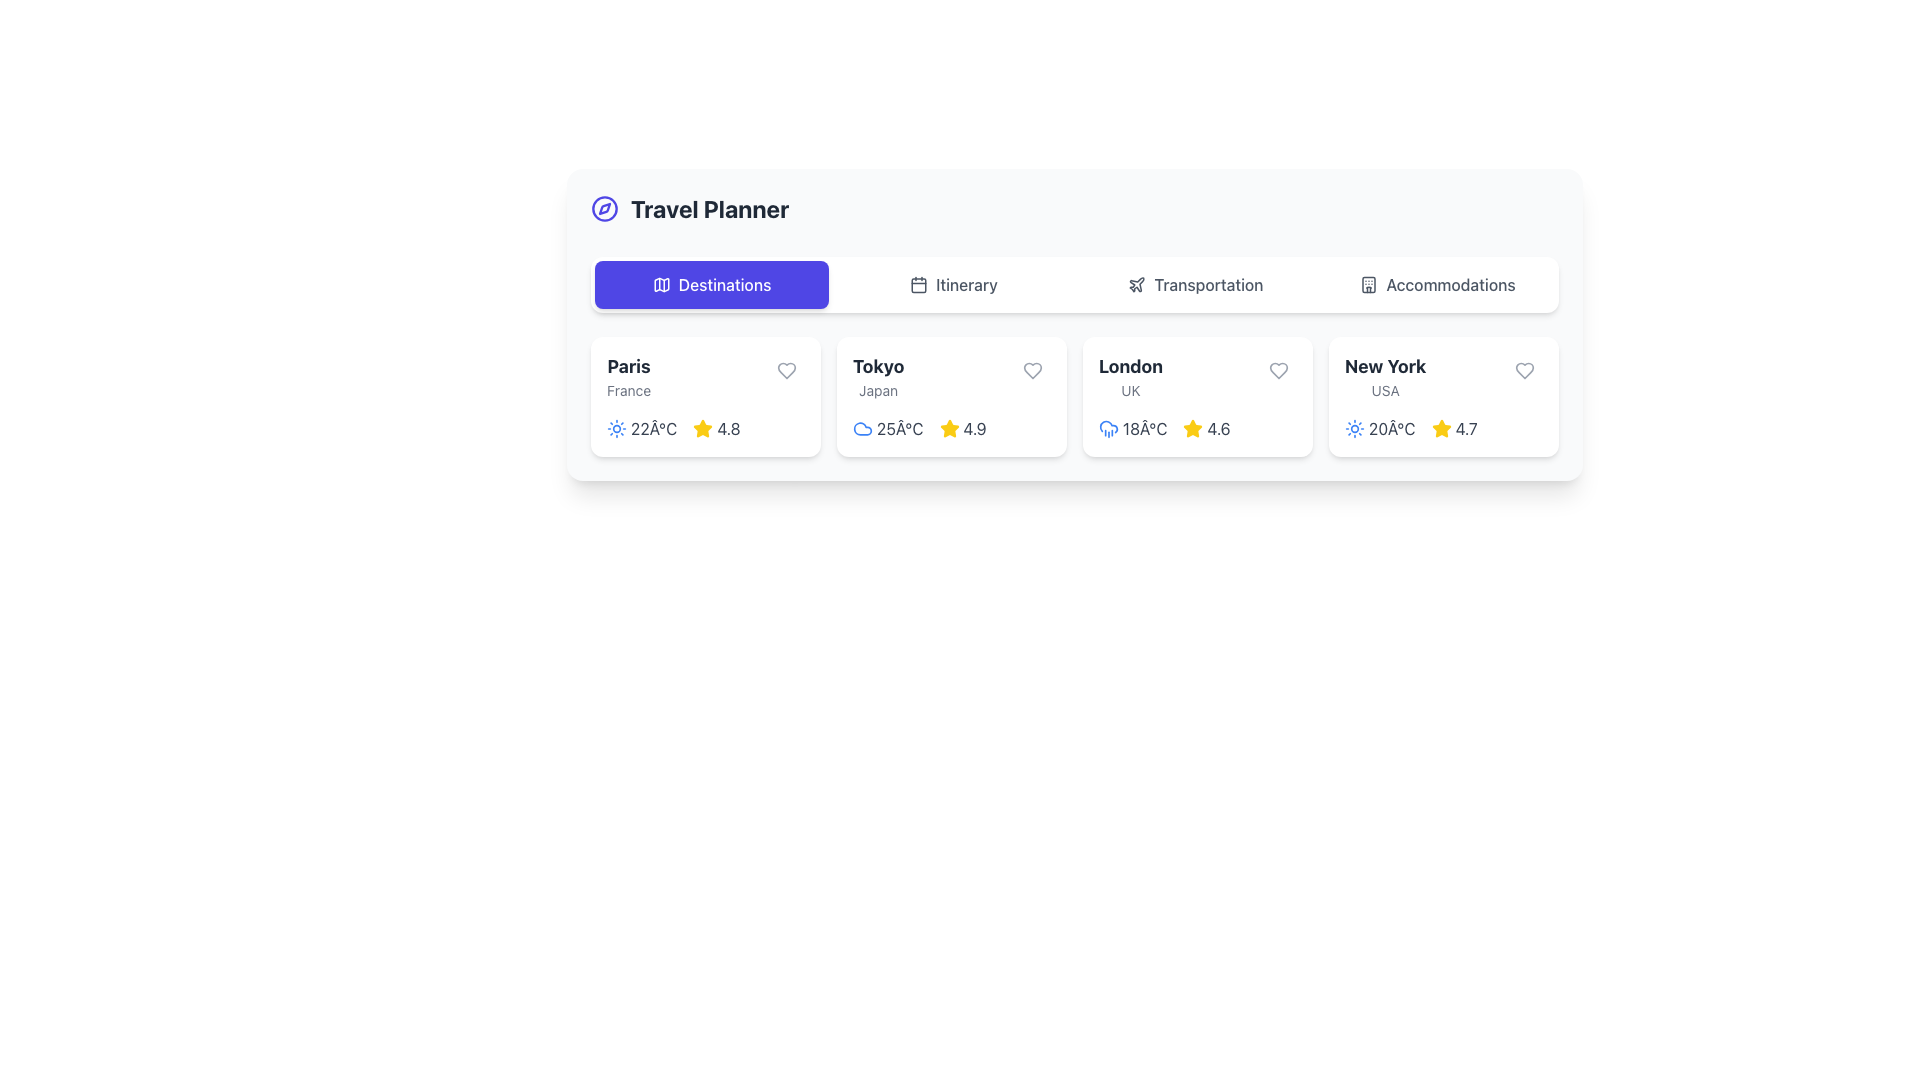 The height and width of the screenshot is (1080, 1920). I want to click on the card displaying information about the travel destination 'Paris', which is the first card in the 'Destinations' section with a white background and rounded corners, so click(705, 397).